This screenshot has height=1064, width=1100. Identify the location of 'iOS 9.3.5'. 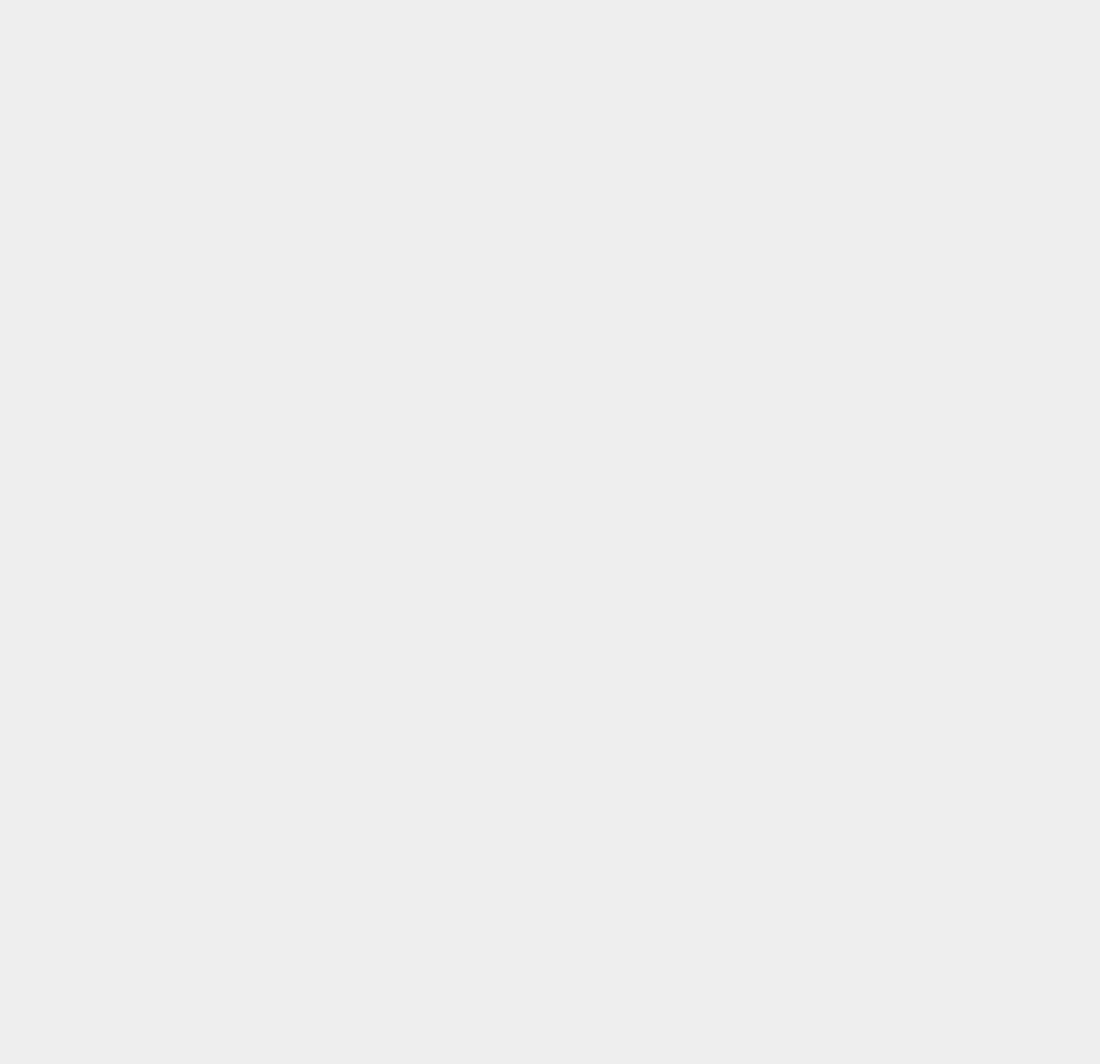
(805, 859).